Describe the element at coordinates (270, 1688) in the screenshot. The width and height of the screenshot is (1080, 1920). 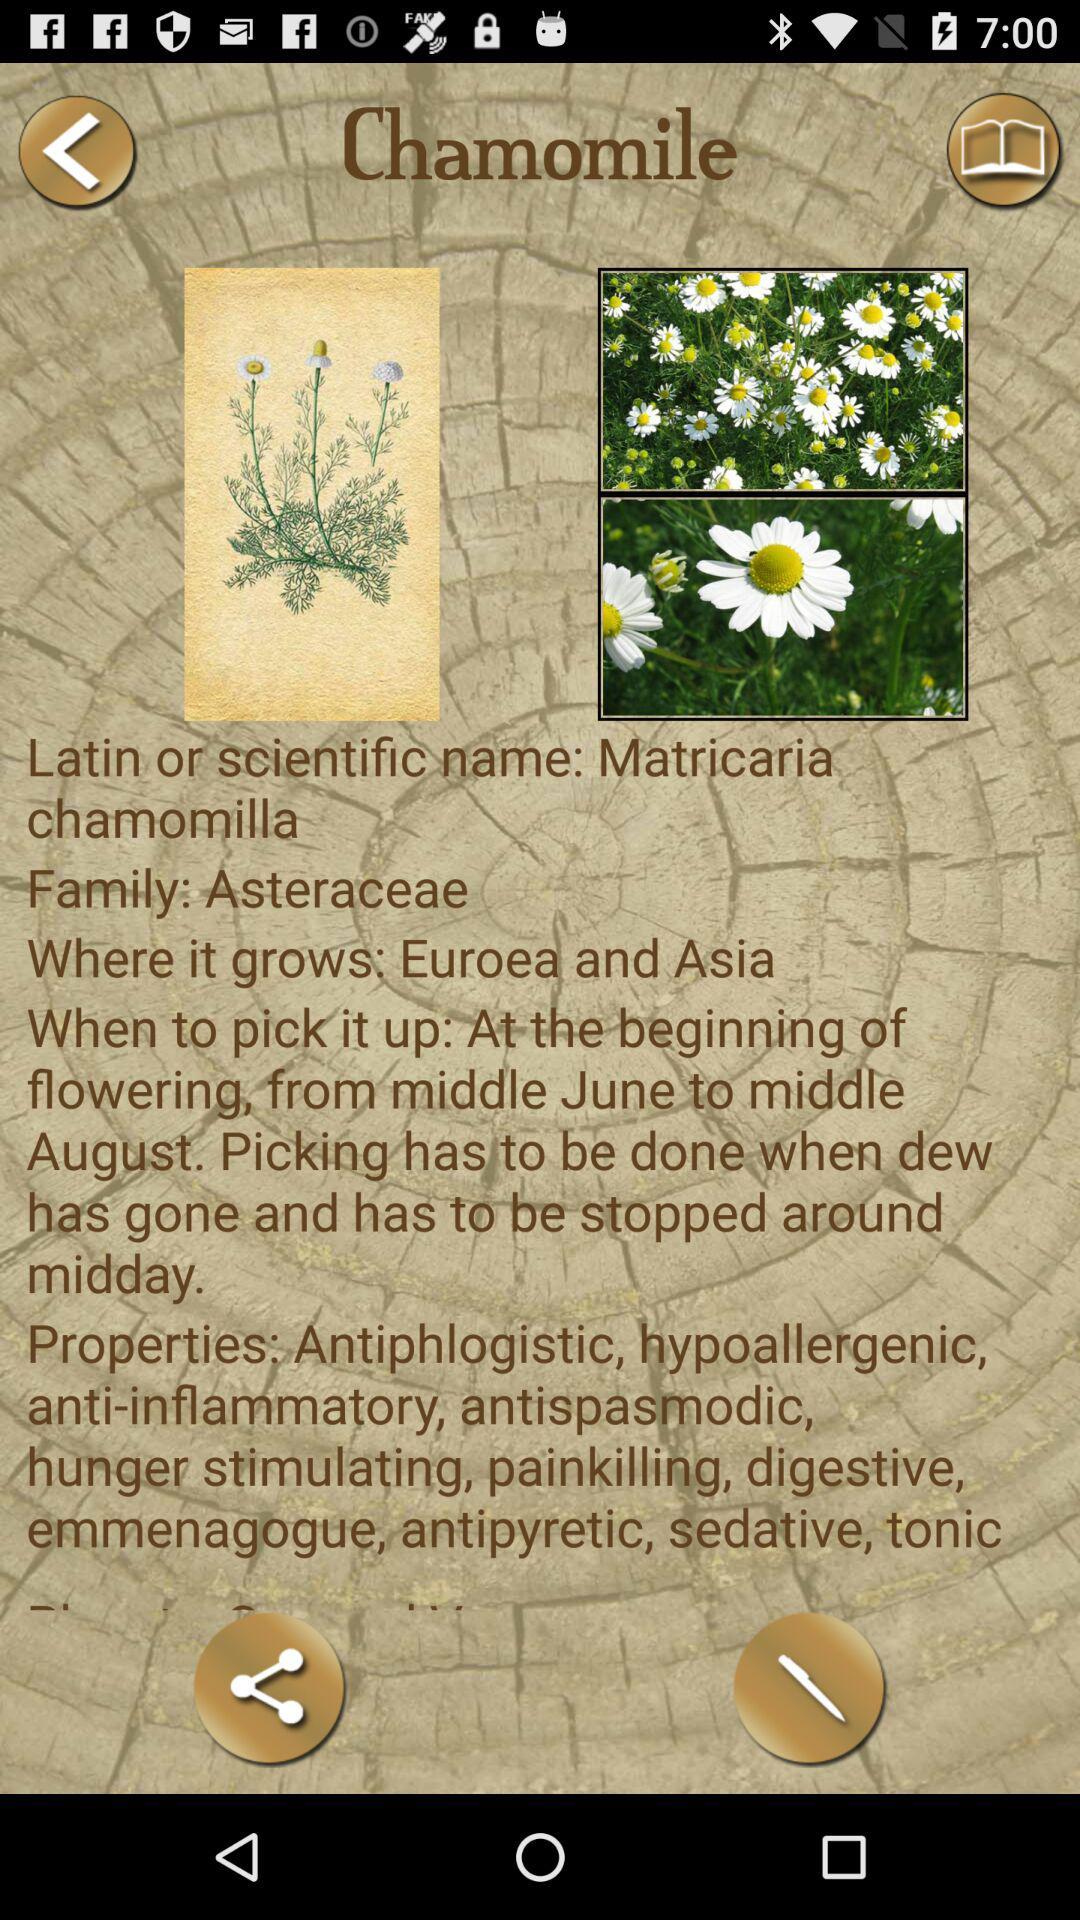
I see `share the other website` at that location.